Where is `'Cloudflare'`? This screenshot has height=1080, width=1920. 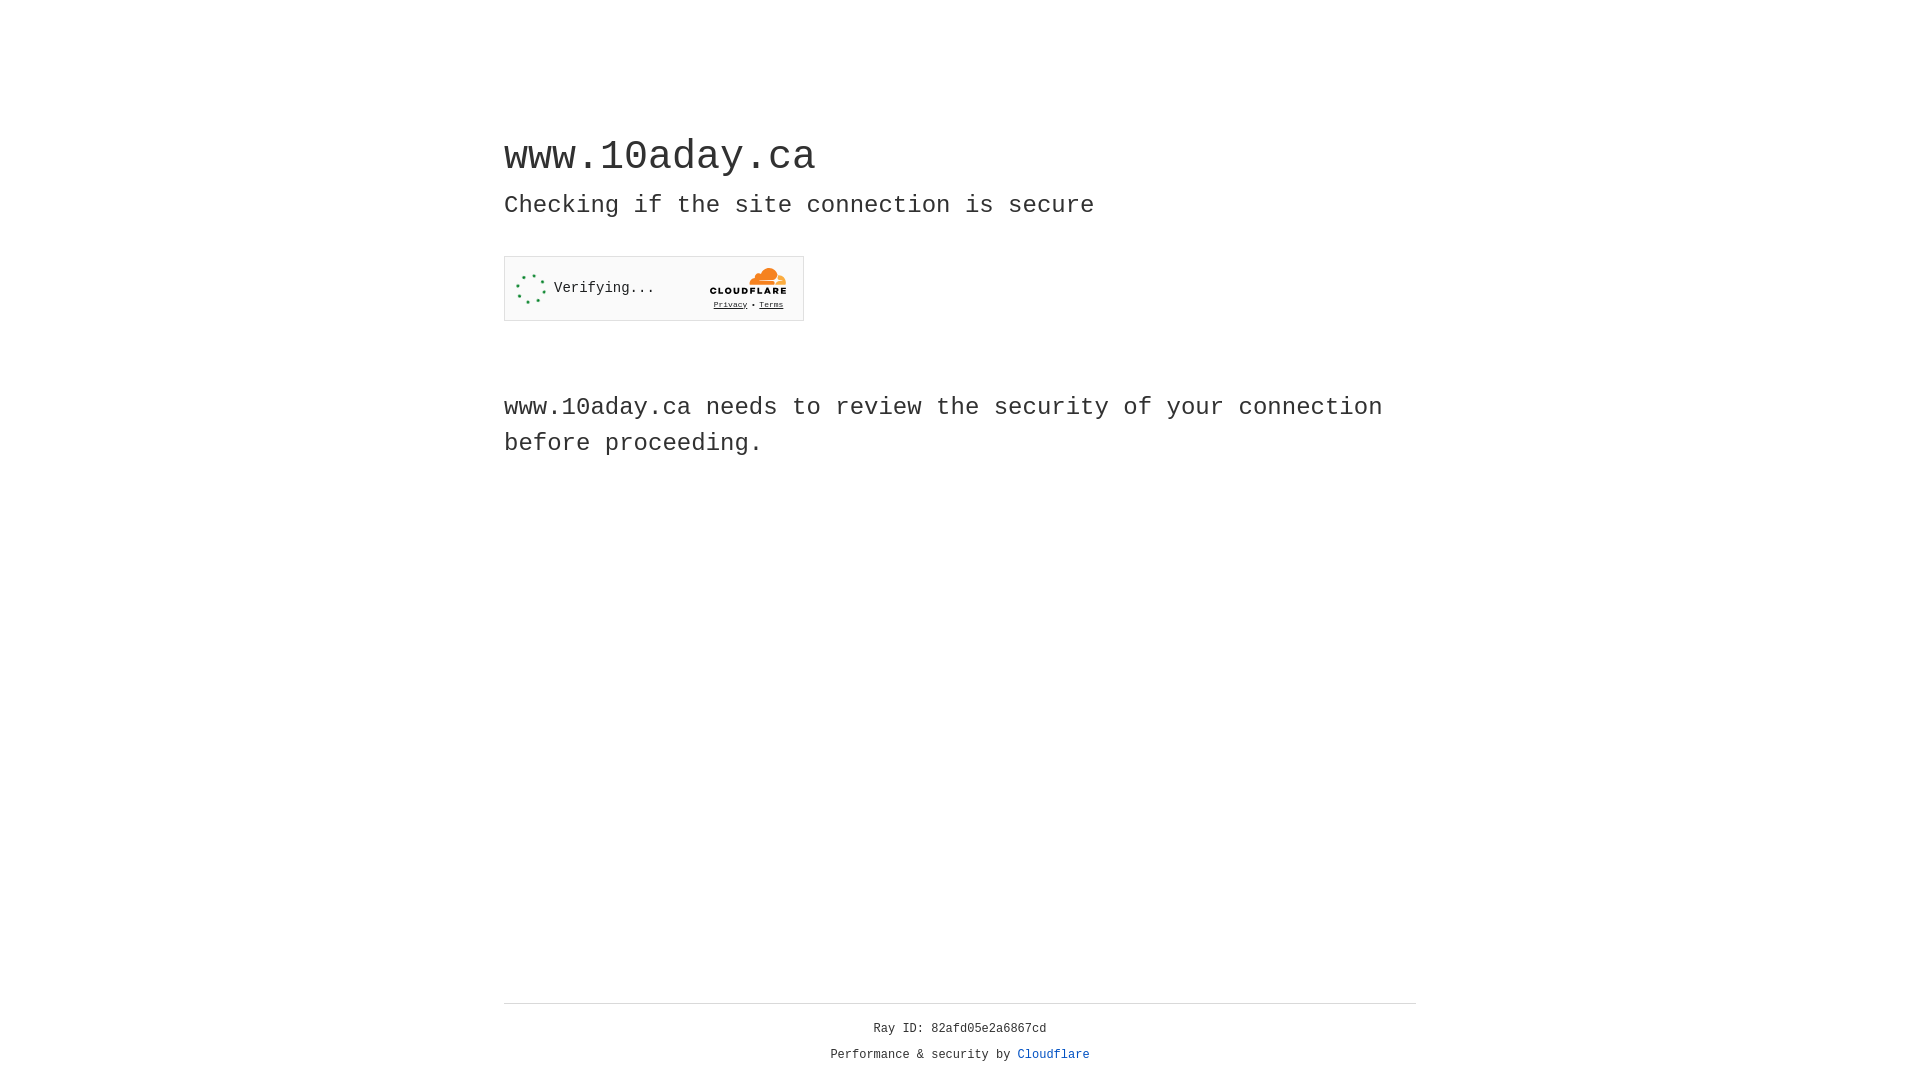
'Cloudflare' is located at coordinates (1053, 1054).